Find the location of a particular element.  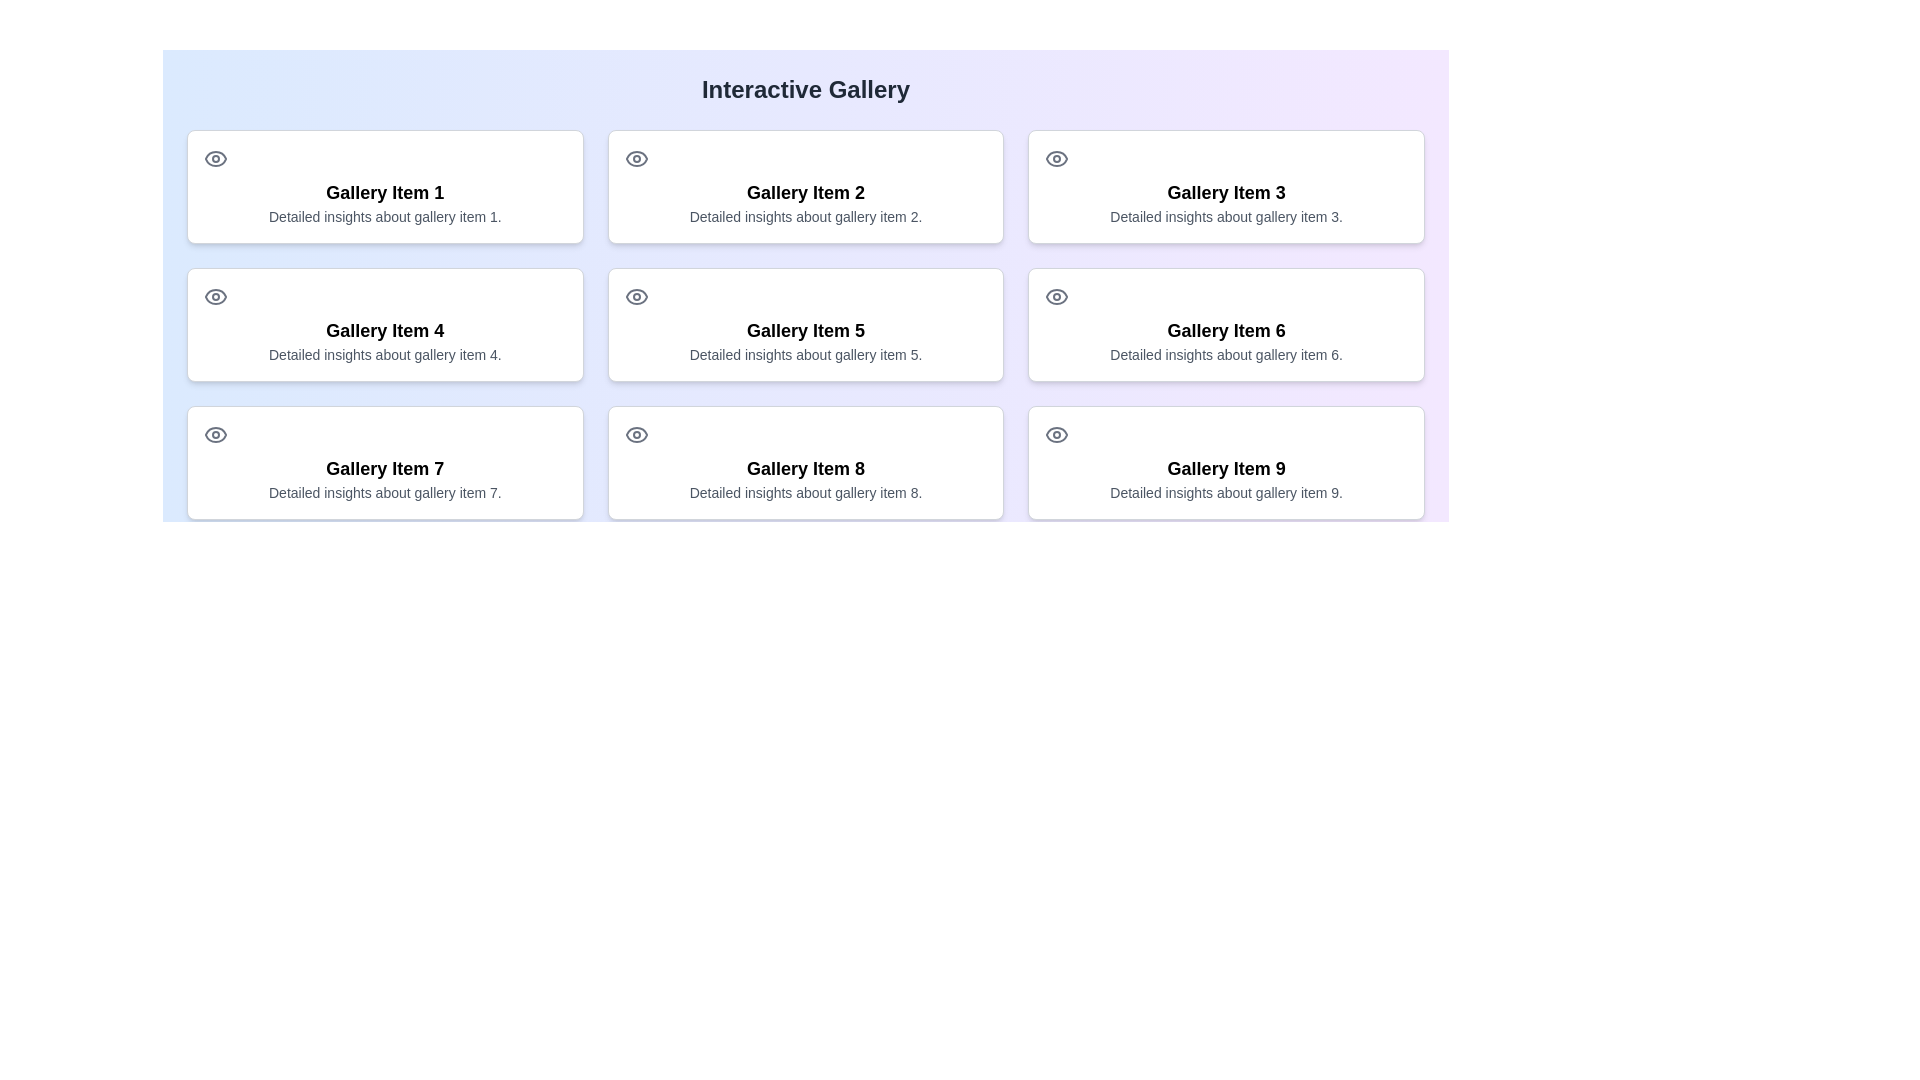

the eye icon in the top-left corner of the first gallery card labeled 'Gallery Item 1', which is styled in monochrome gray and has rounded curves is located at coordinates (216, 157).